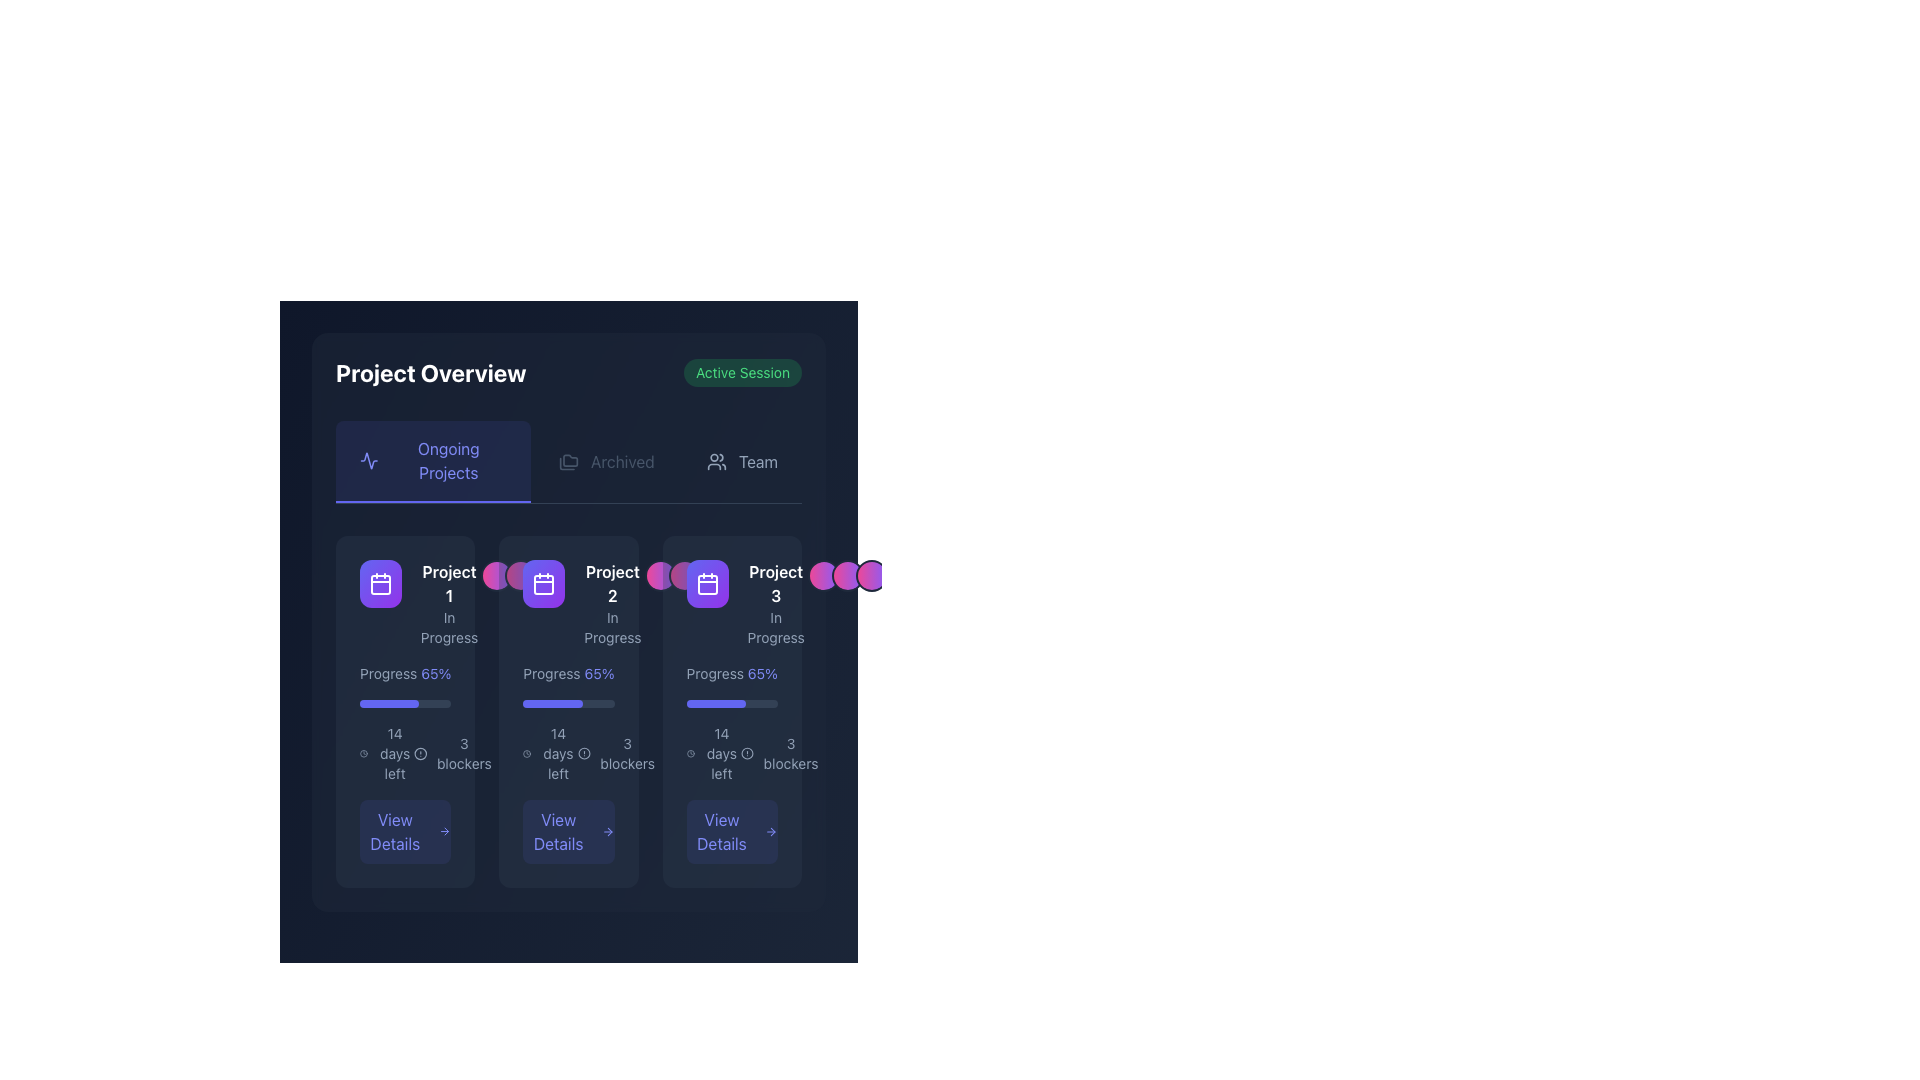 The height and width of the screenshot is (1080, 1920). Describe the element at coordinates (746, 753) in the screenshot. I see `the circular element within the SVG graphic that serves as a visual notification or alert, located to the right of the 'Project 3' card in the 'Ongoing Projects' section` at that location.